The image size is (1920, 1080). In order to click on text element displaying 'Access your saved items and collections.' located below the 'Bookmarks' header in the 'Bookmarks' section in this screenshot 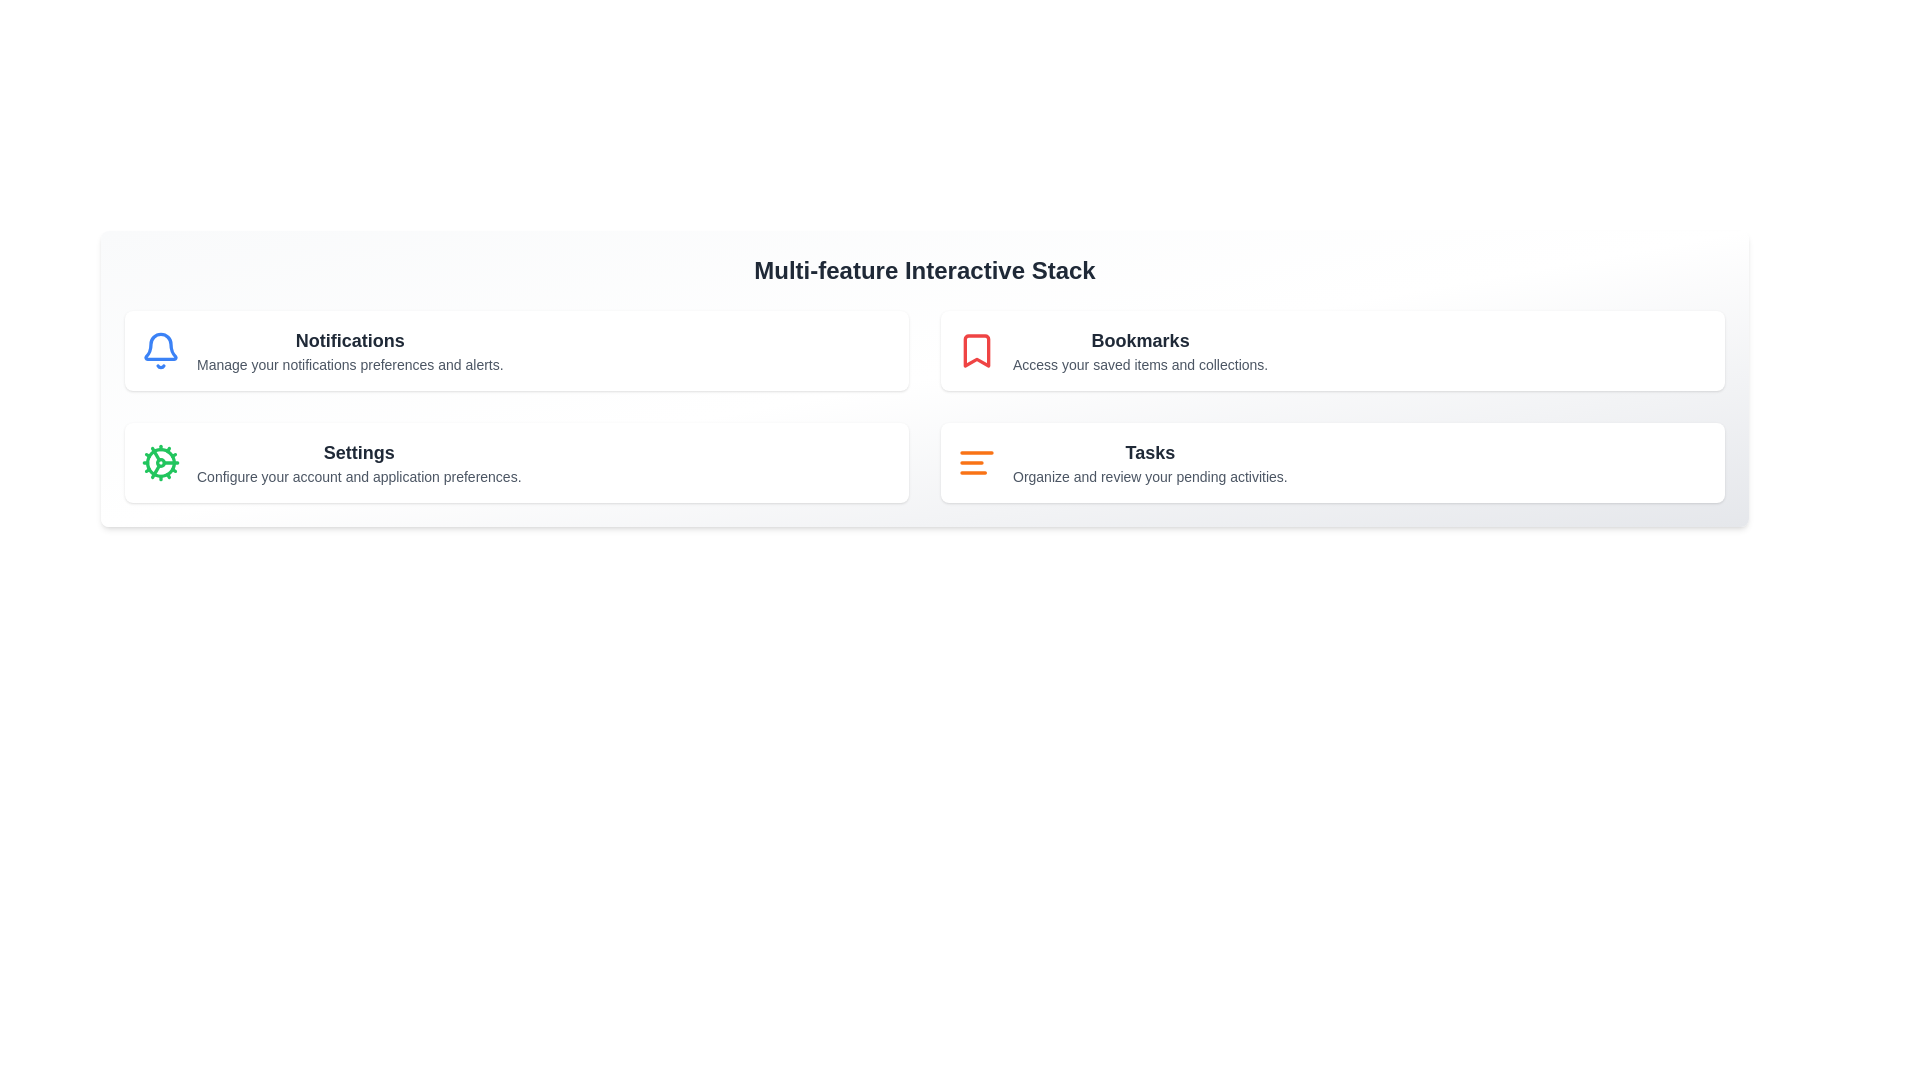, I will do `click(1140, 365)`.